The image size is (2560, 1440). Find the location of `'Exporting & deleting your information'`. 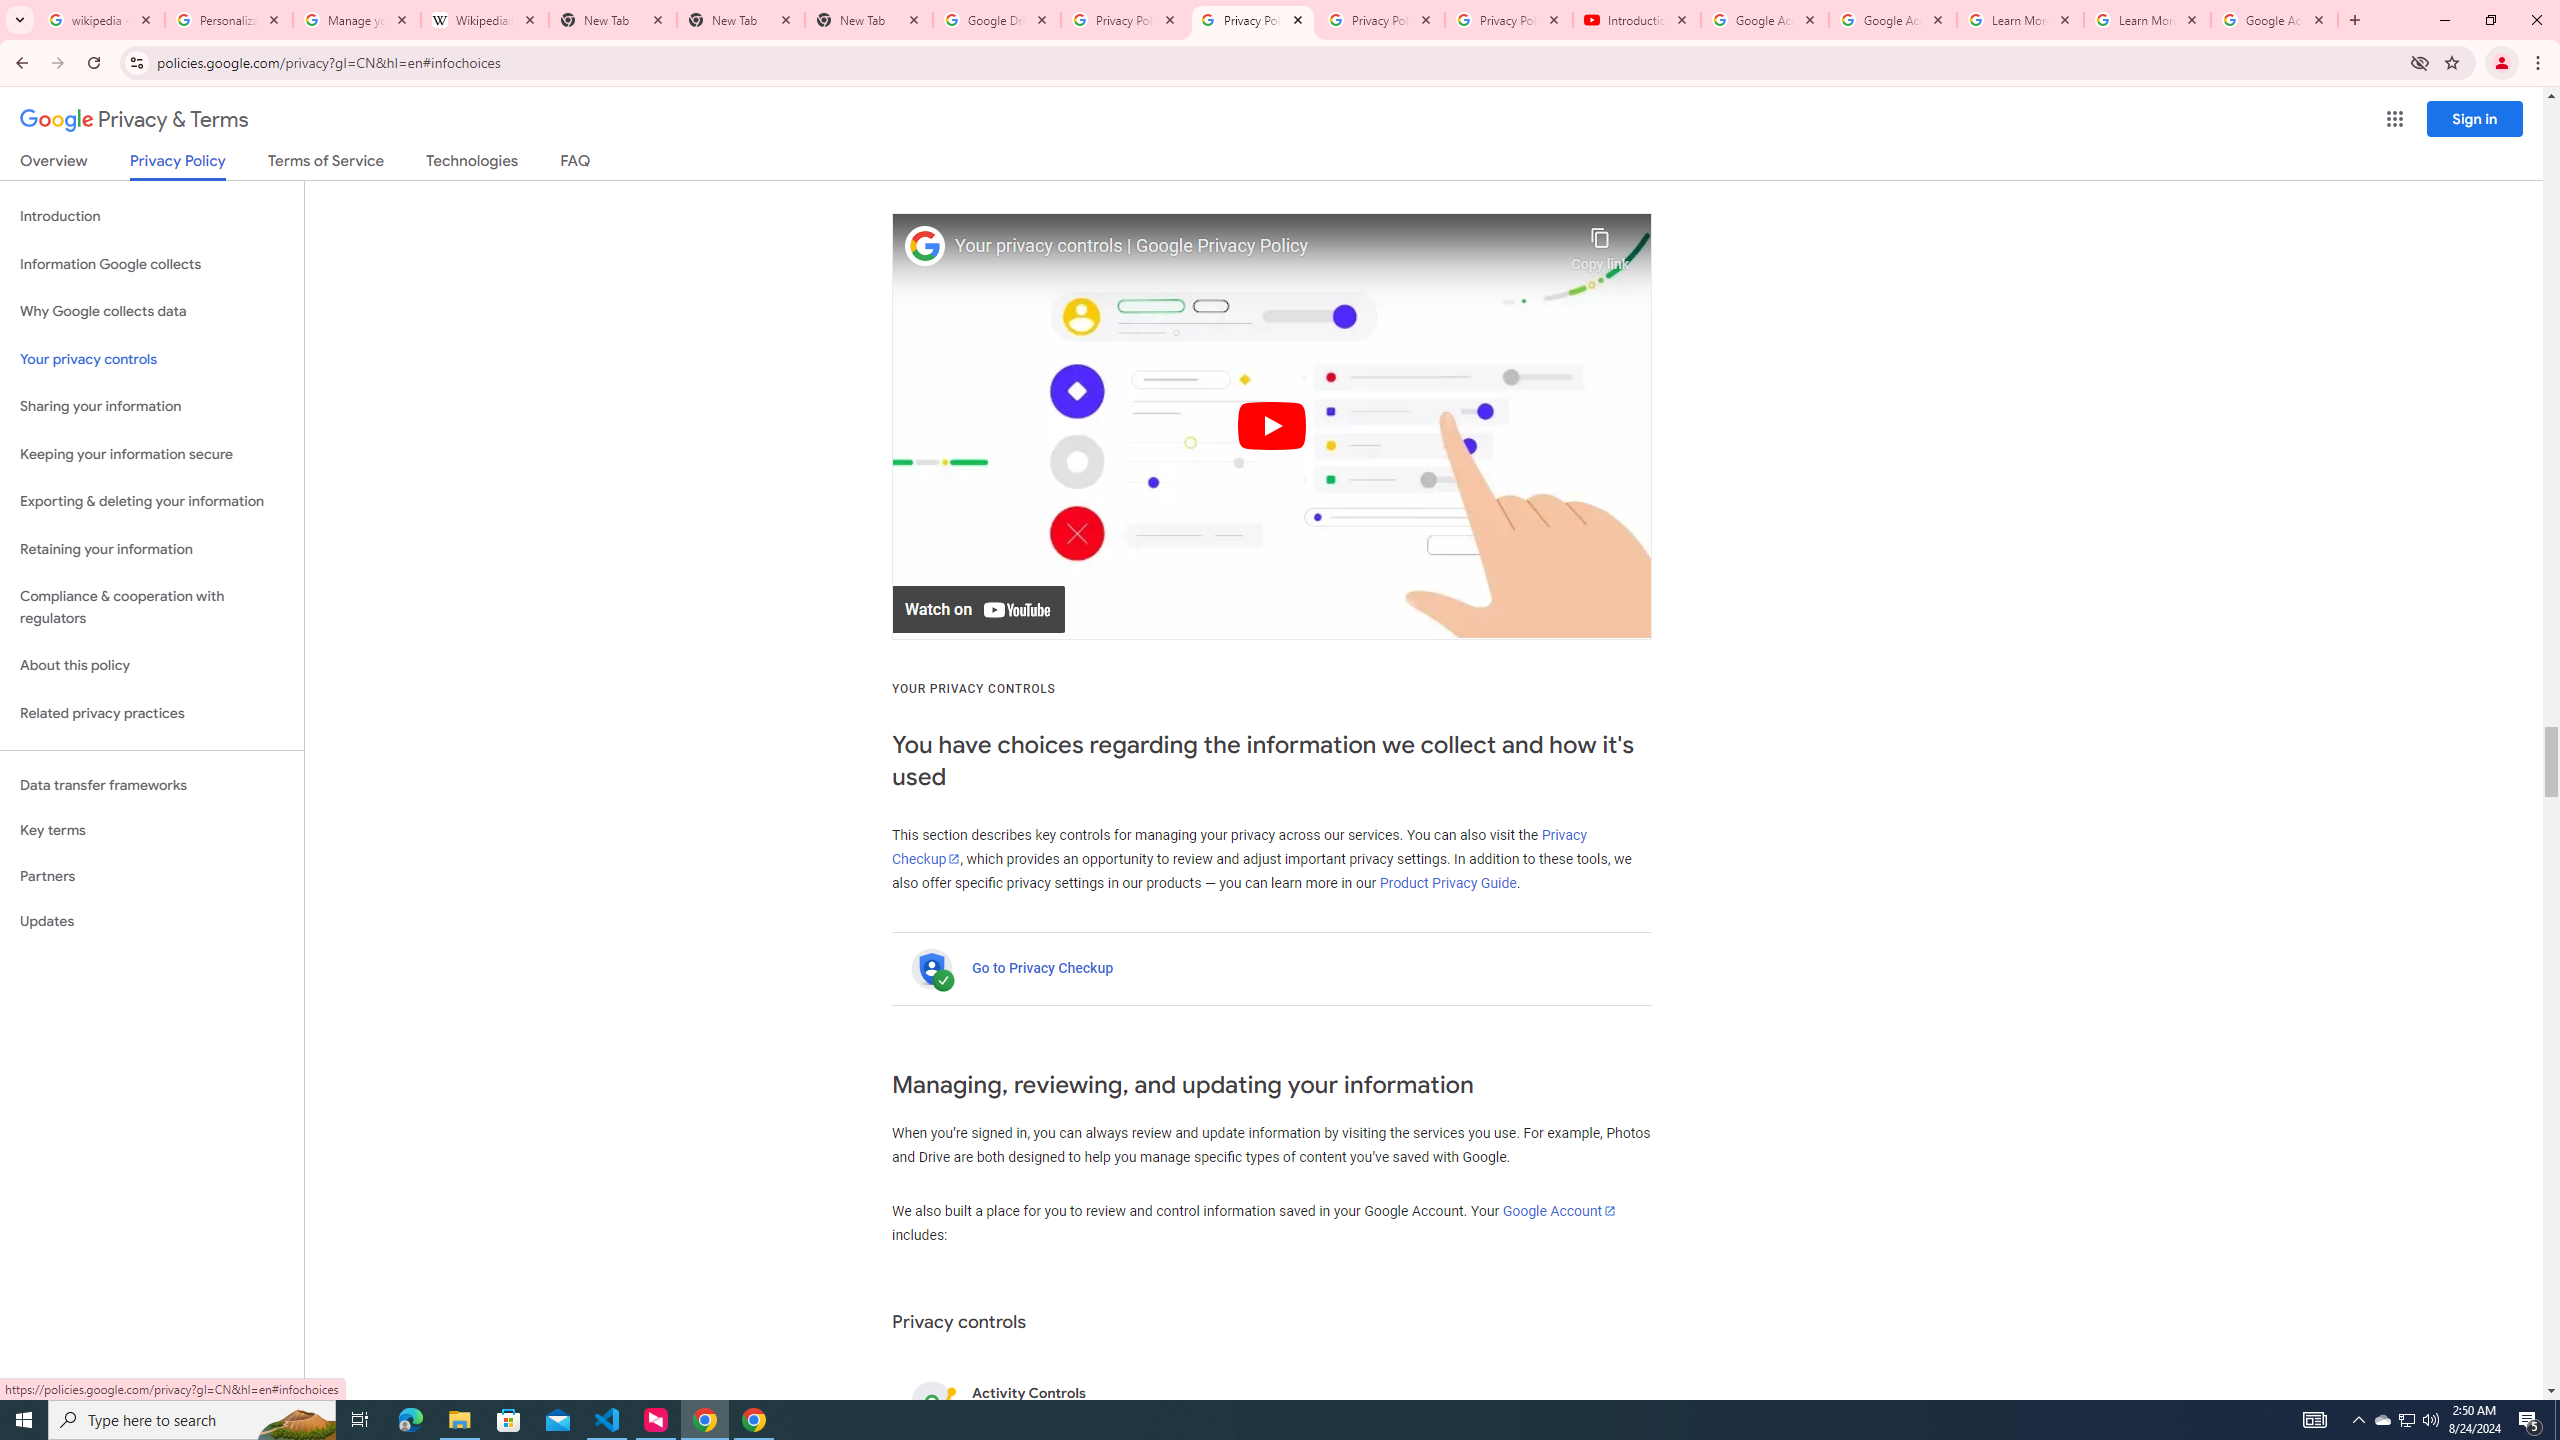

'Exporting & deleting your information' is located at coordinates (151, 501).